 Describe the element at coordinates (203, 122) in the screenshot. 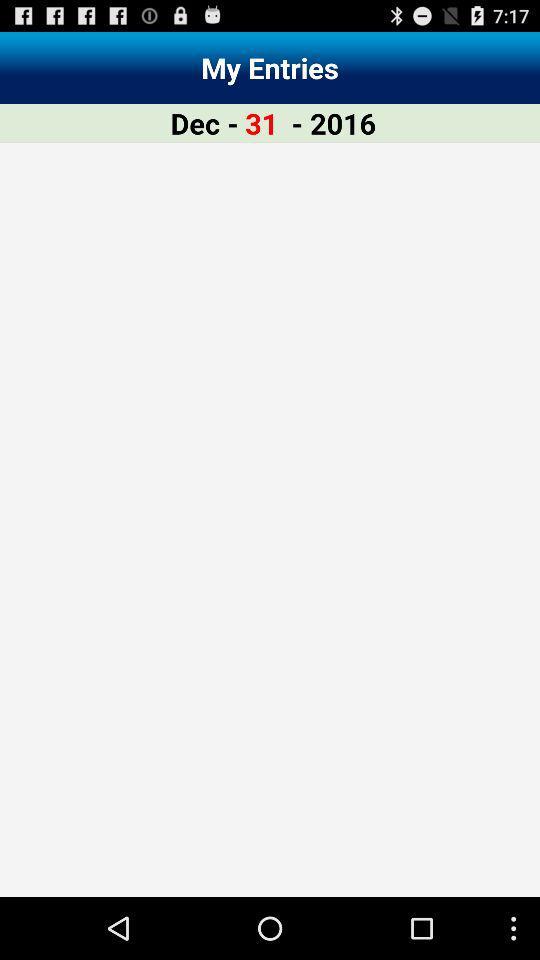

I see `the dec - icon` at that location.